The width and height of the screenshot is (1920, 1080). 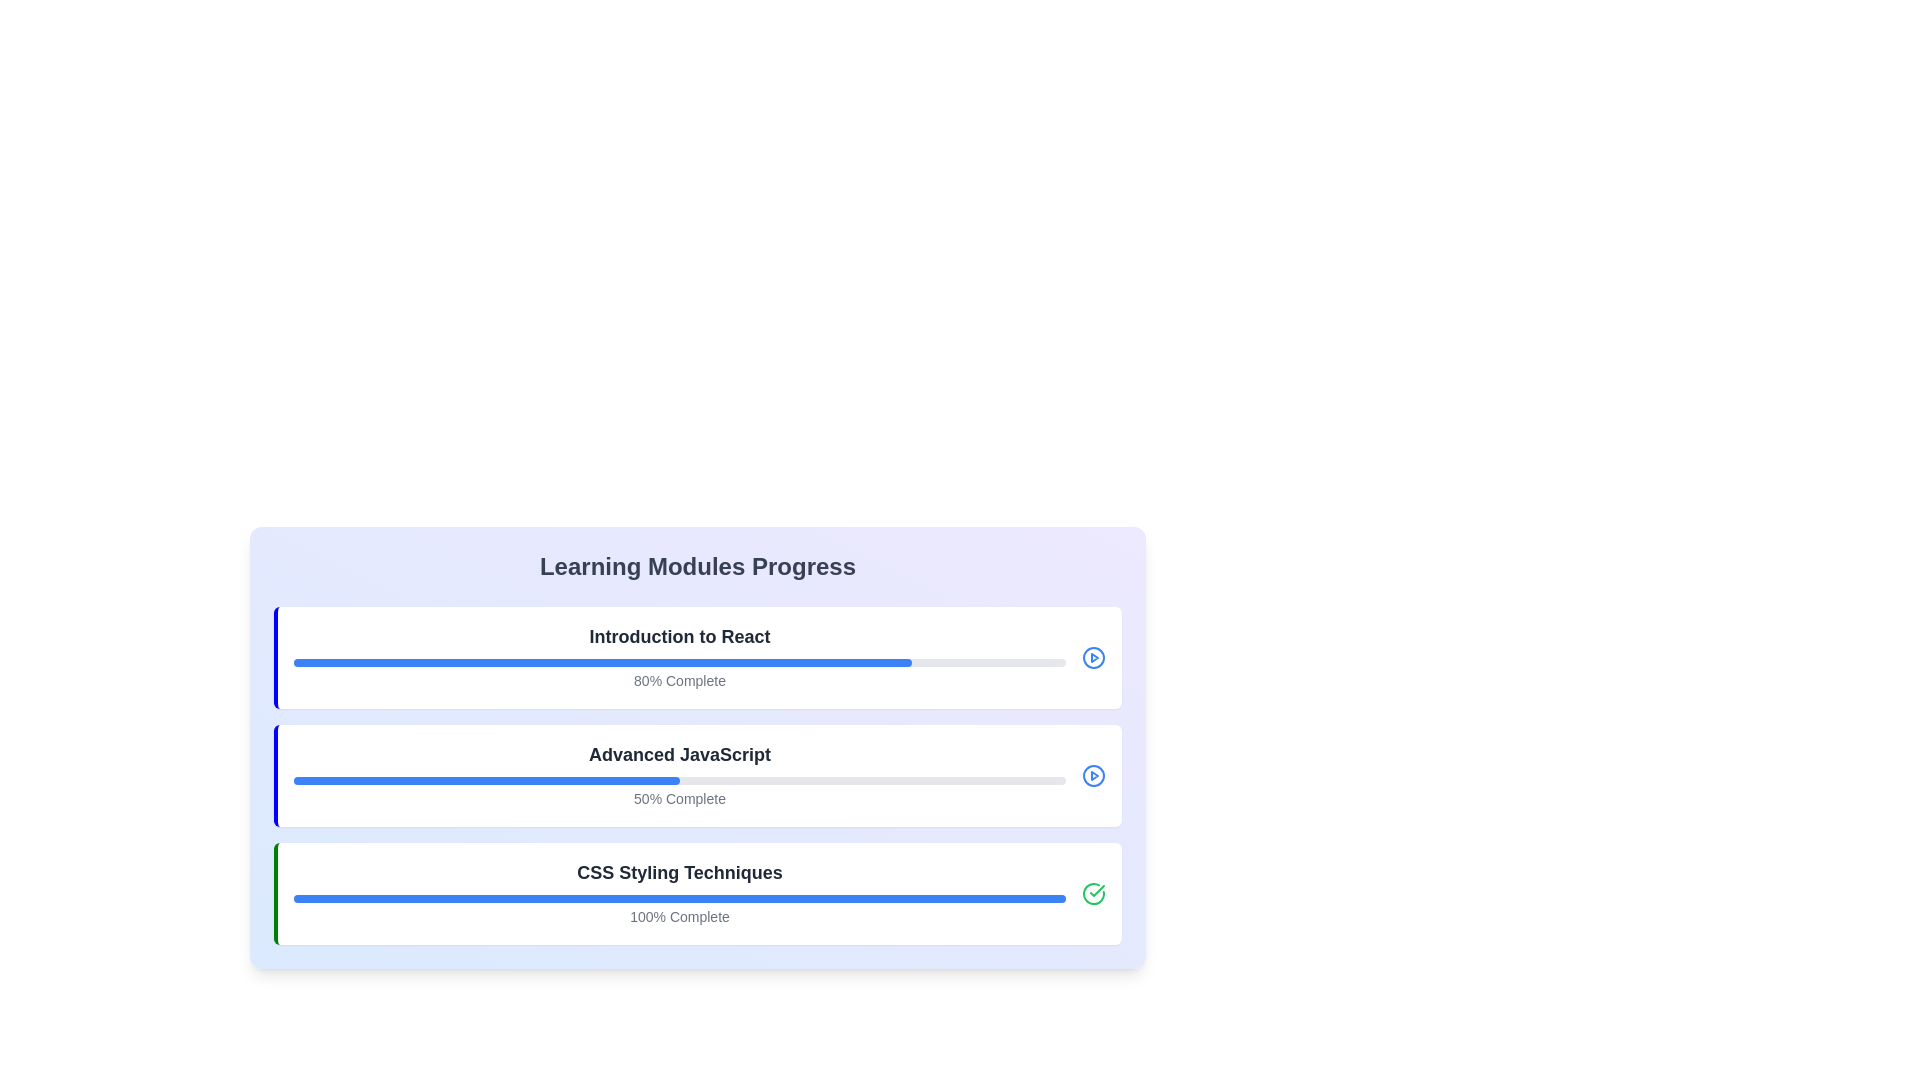 What do you see at coordinates (1093, 658) in the screenshot?
I see `the circular blue icon button with a play symbol located at the top-right corner of the 'Introduction to React' module card` at bounding box center [1093, 658].